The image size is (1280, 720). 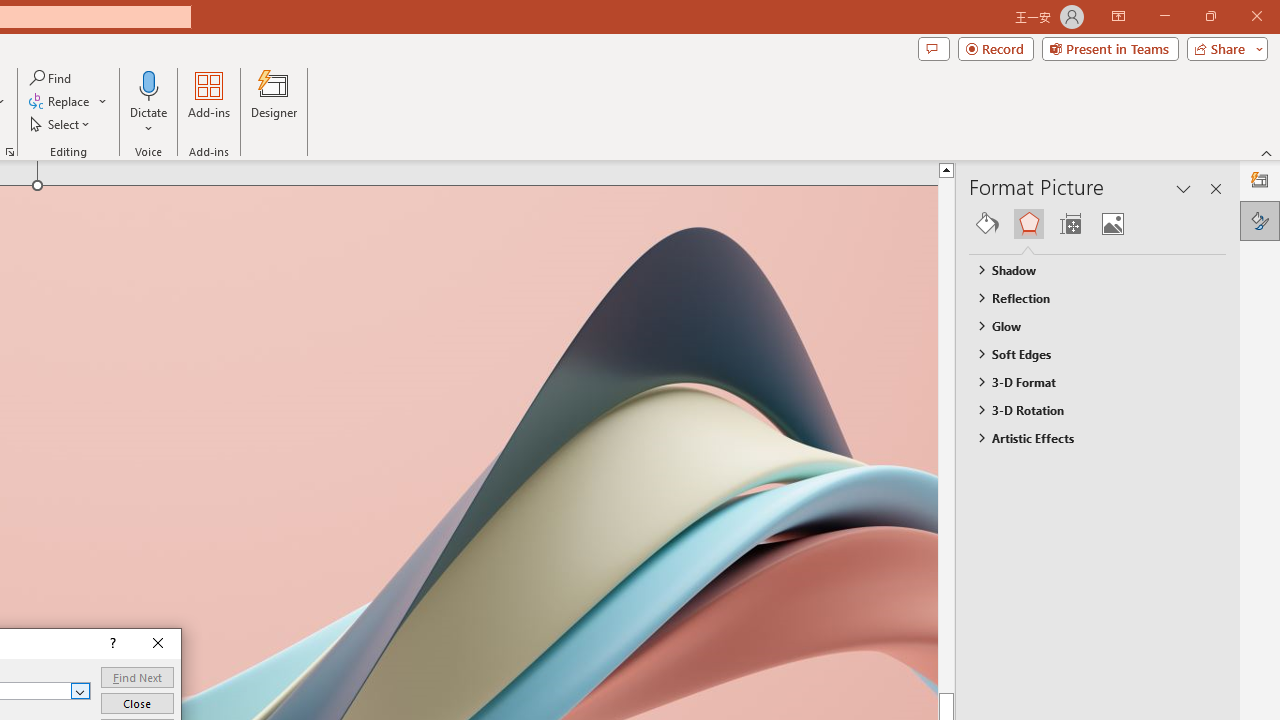 What do you see at coordinates (1069, 223) in the screenshot?
I see `'Size & Properties'` at bounding box center [1069, 223].